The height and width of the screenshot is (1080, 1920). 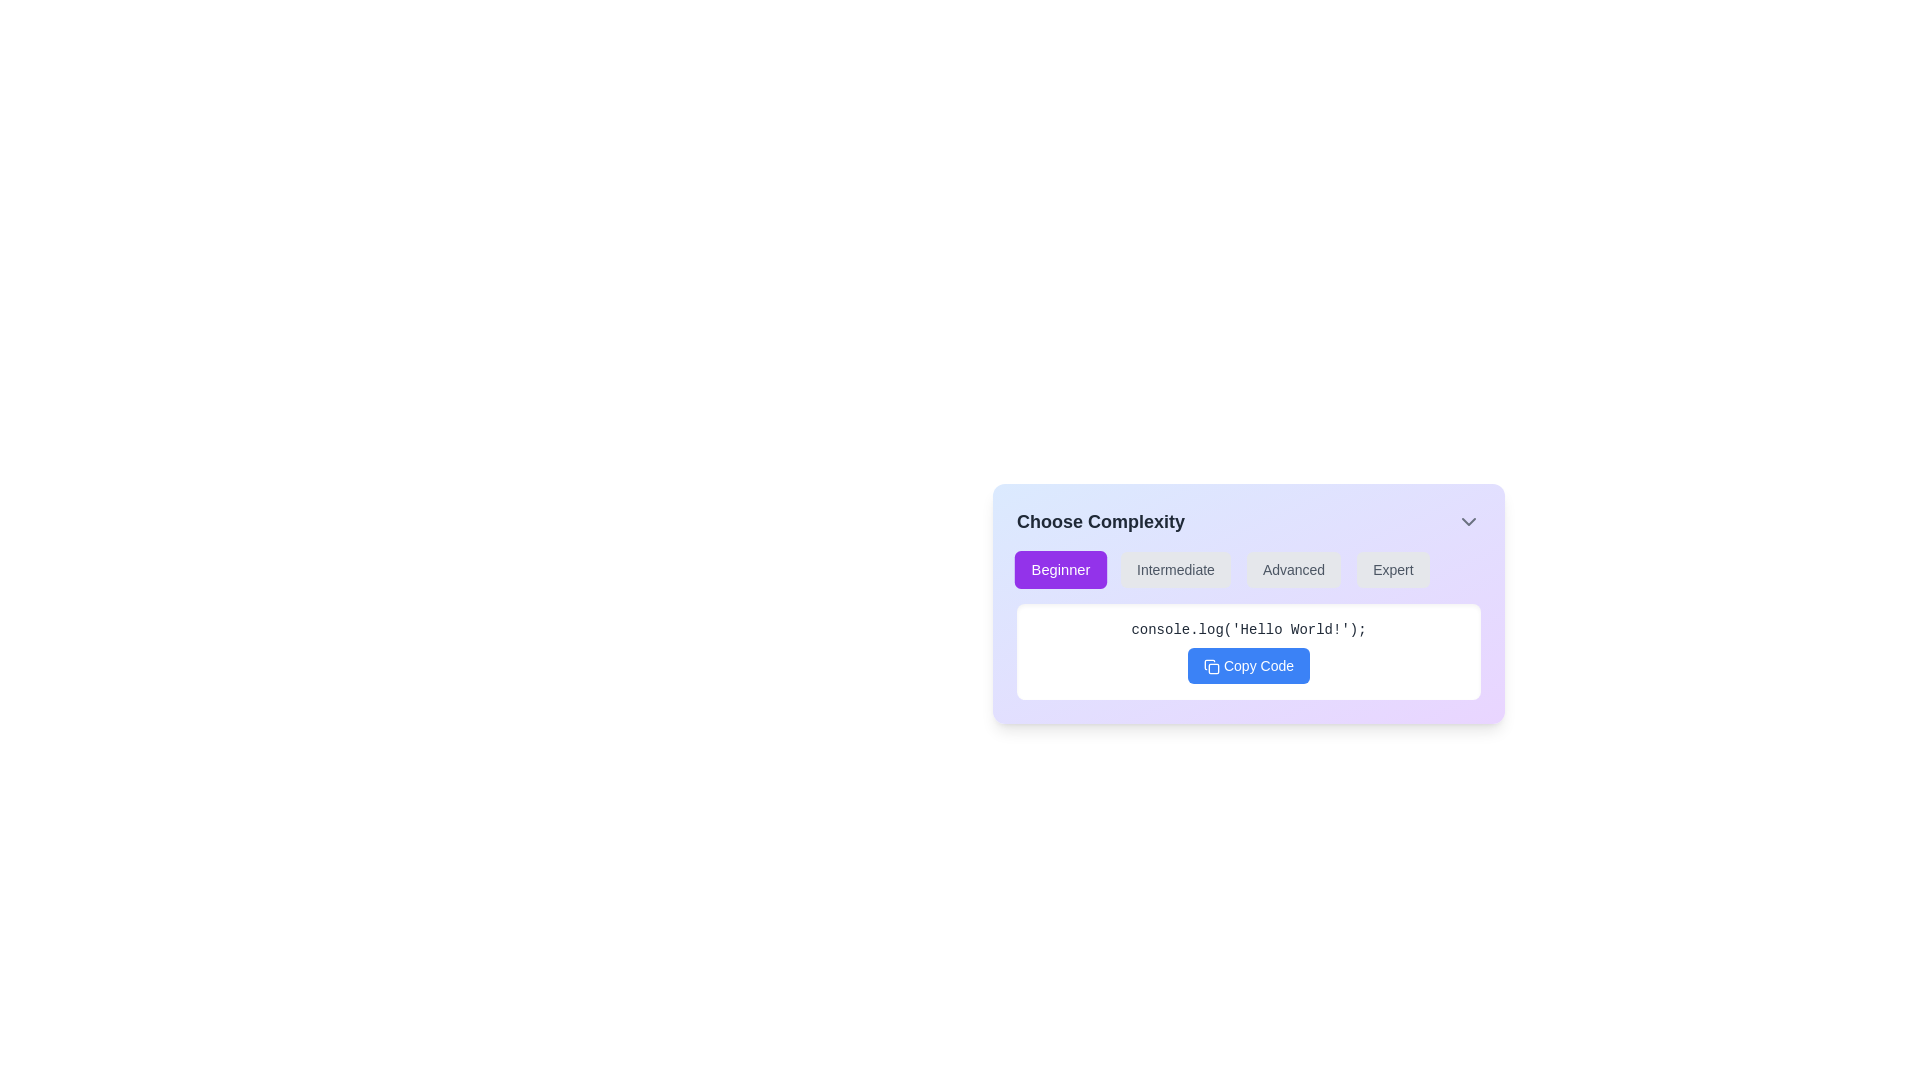 What do you see at coordinates (1247, 666) in the screenshot?
I see `the 'Copy Code' button, which has a bright blue background and white text, located below the code snippet 'console.log('Hello World!');'` at bounding box center [1247, 666].